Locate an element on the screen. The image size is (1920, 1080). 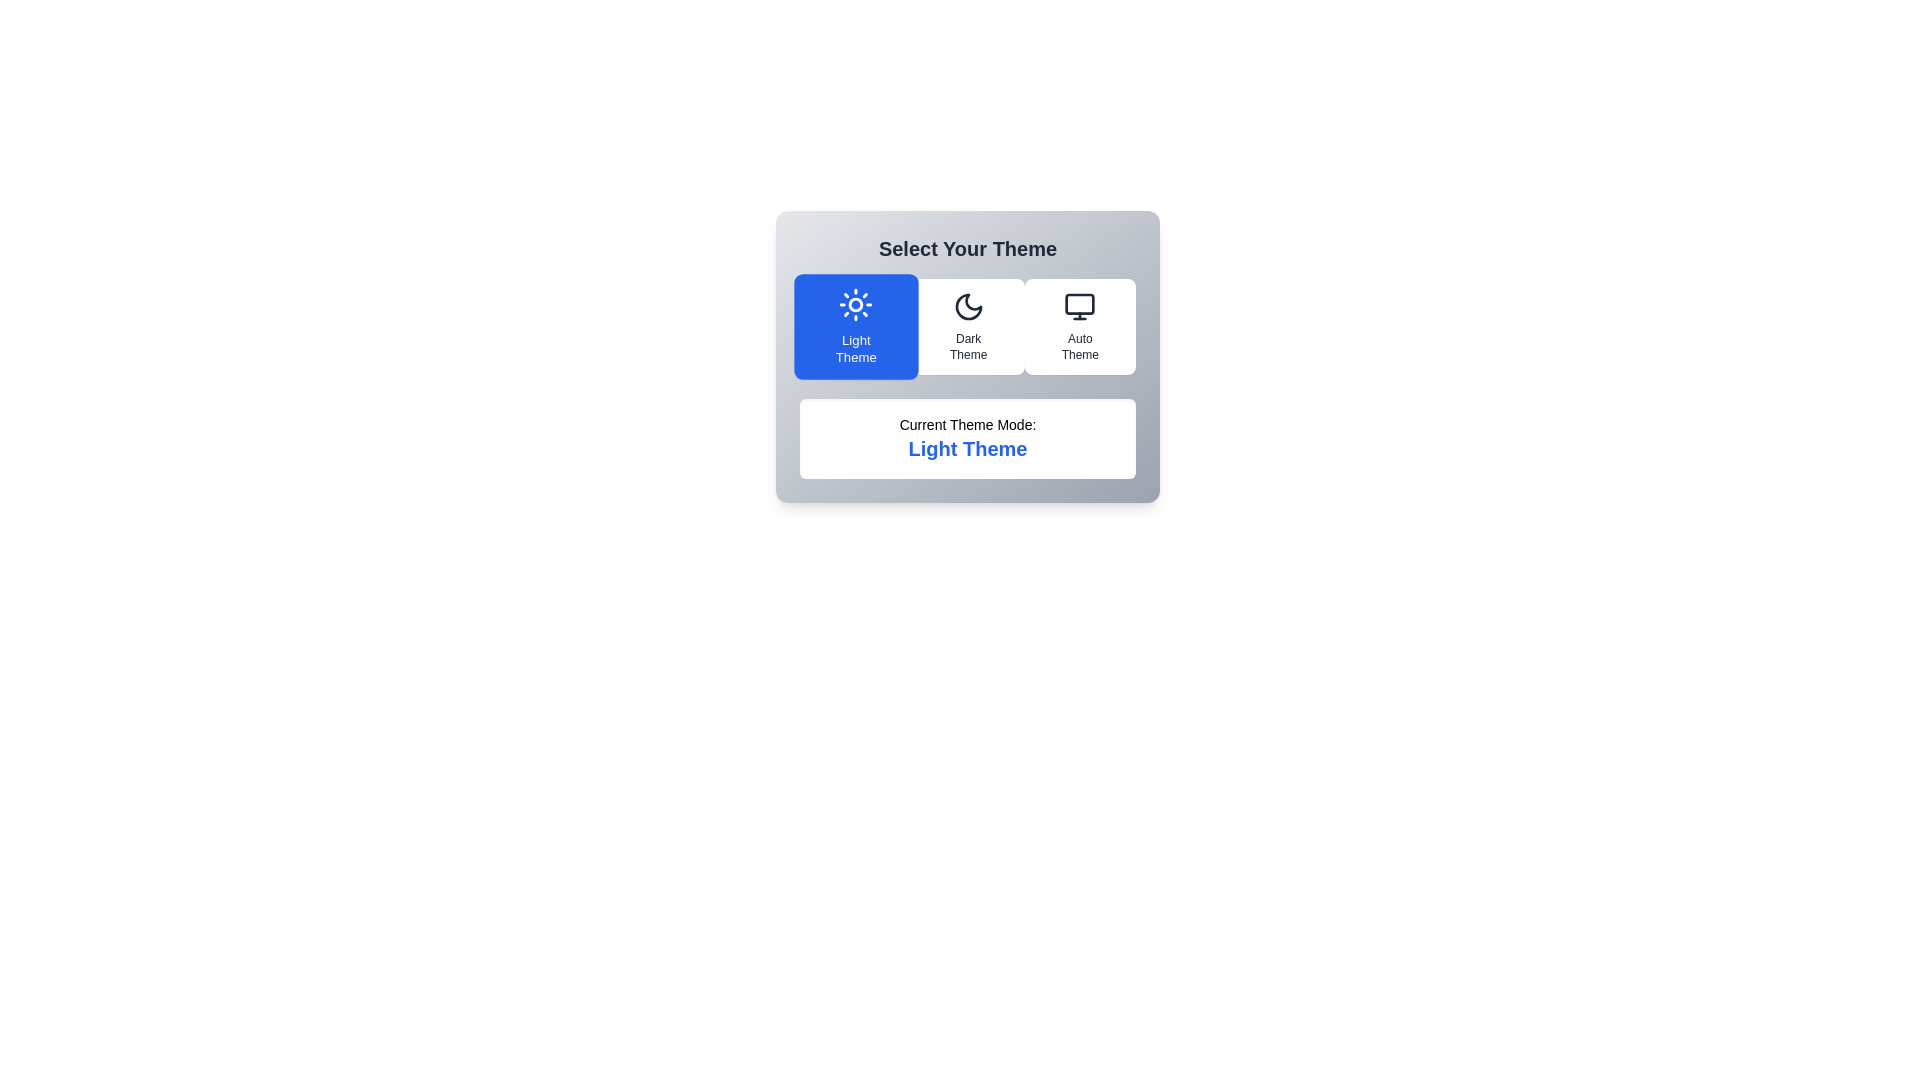
the theme Auto Theme by clicking on its corresponding button is located at coordinates (1079, 326).